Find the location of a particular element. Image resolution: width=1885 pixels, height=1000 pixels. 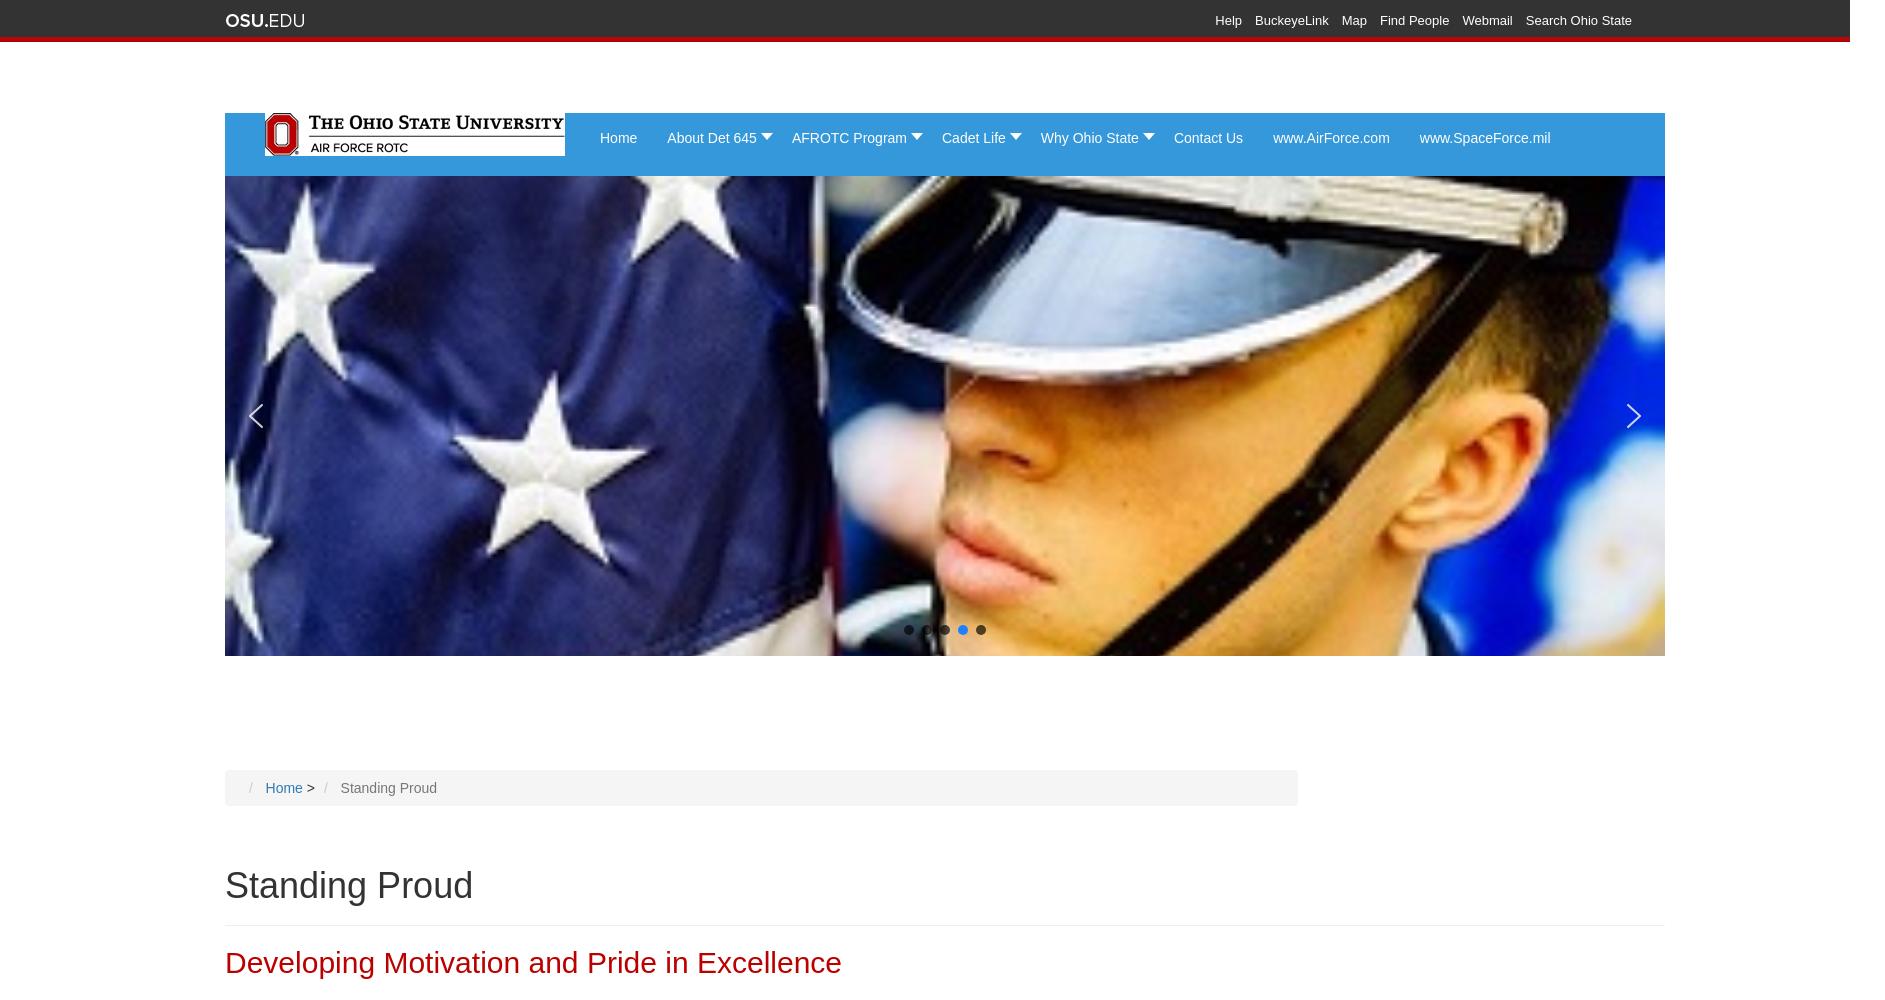

'AFROTC Program' is located at coordinates (848, 138).